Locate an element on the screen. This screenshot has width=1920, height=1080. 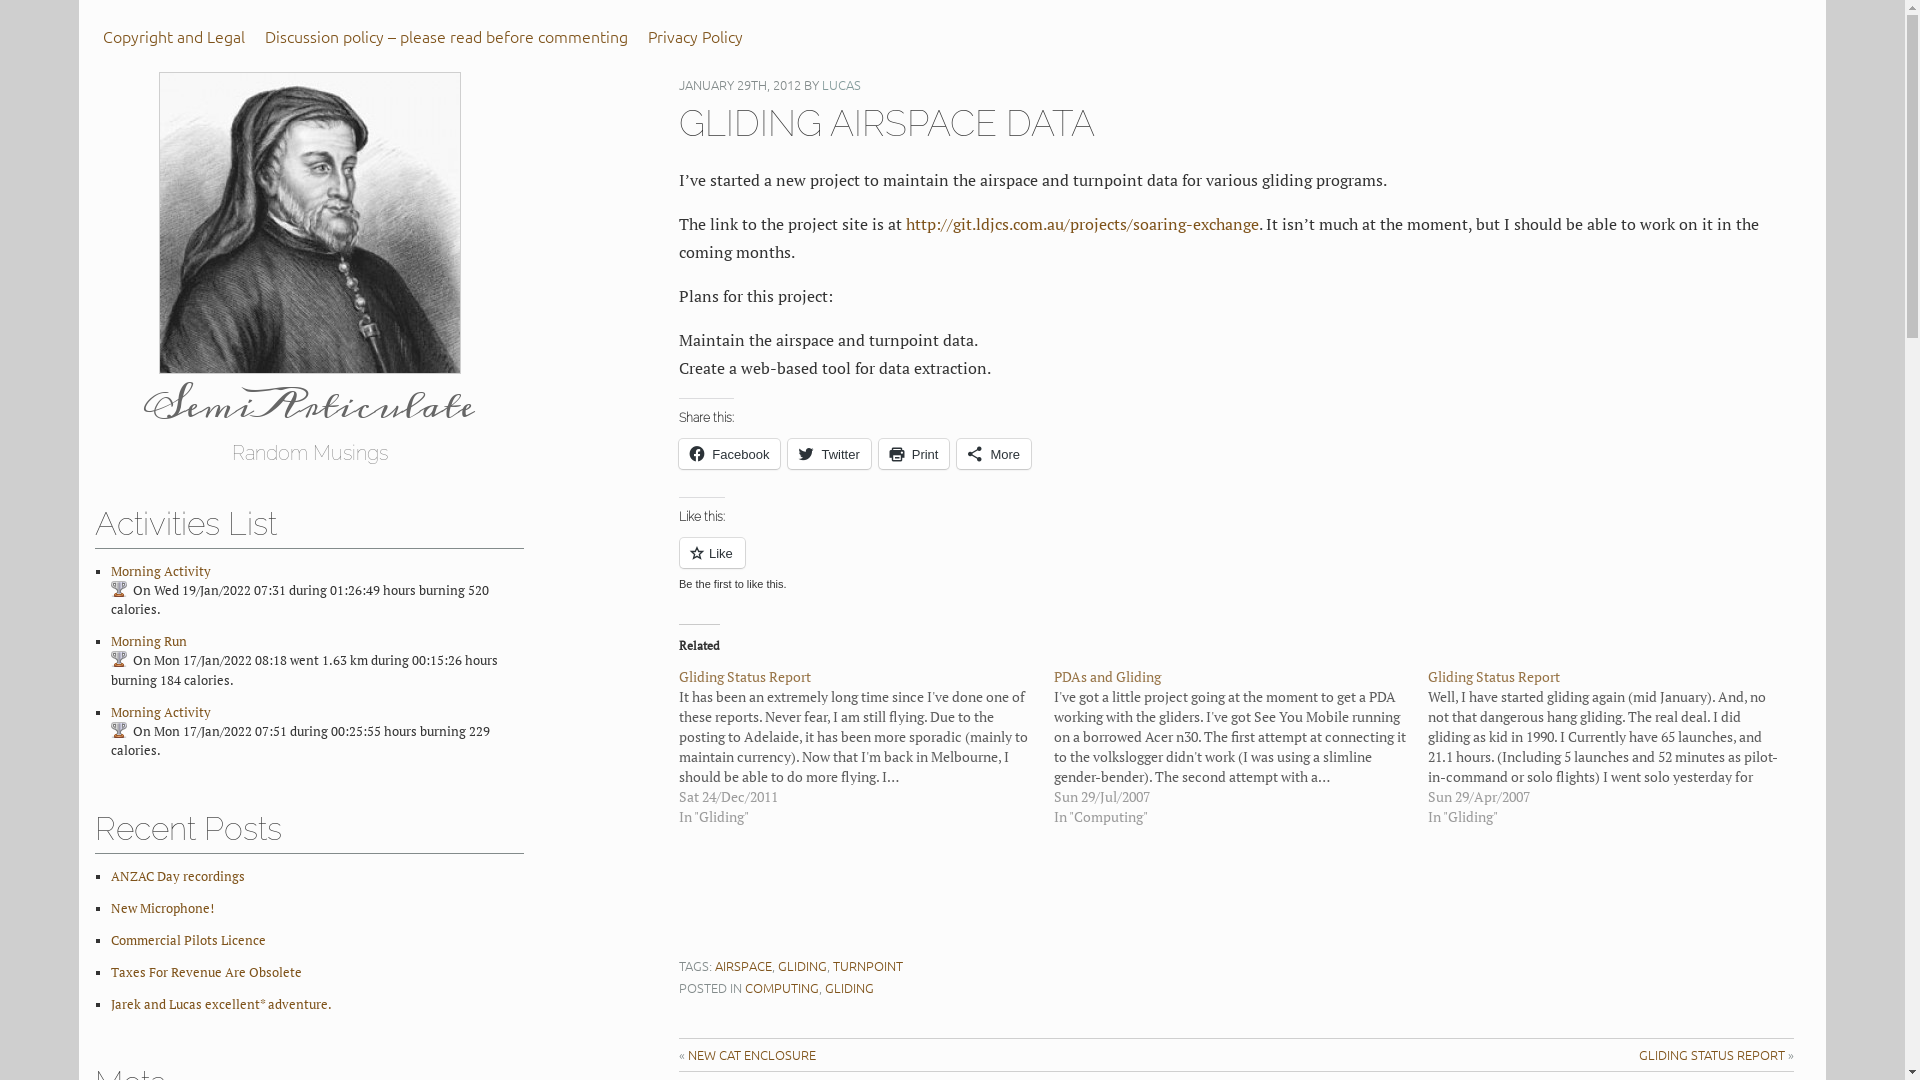
'Privacy Policy' is located at coordinates (695, 35).